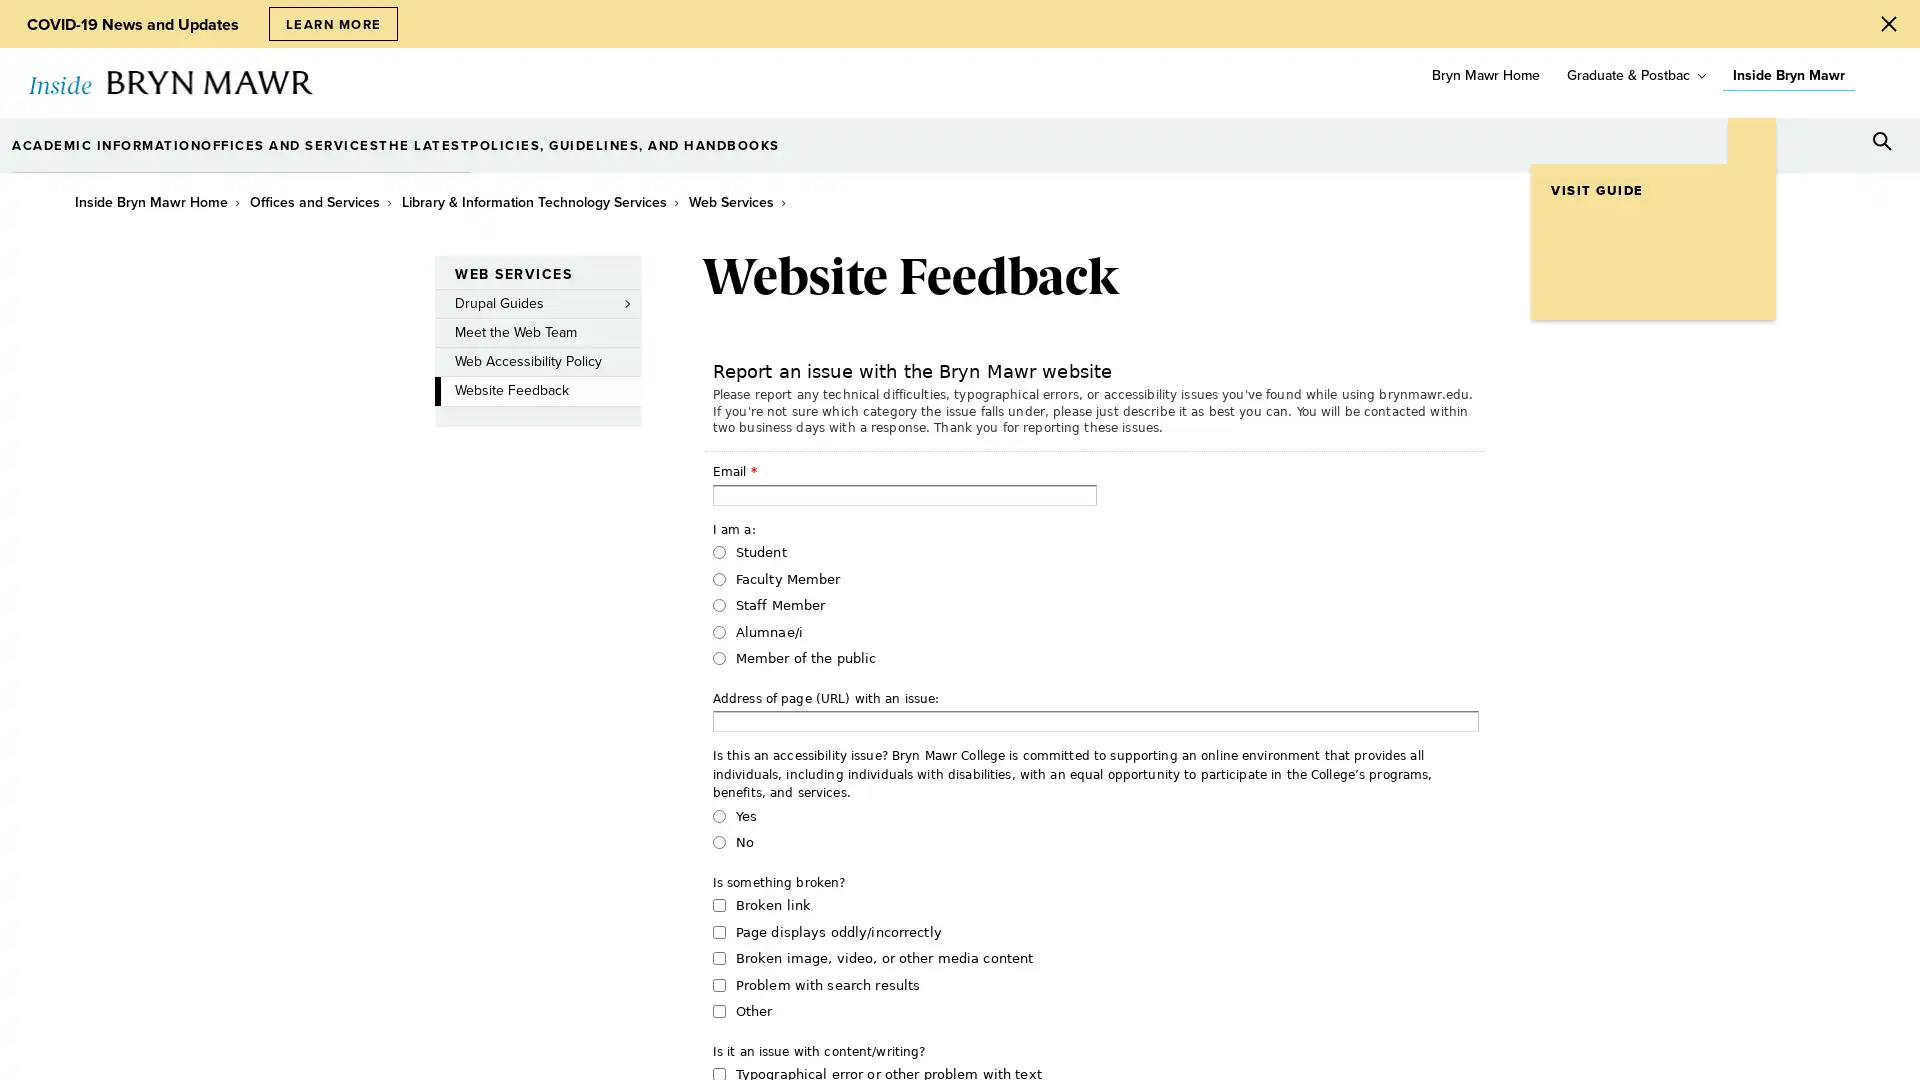 The height and width of the screenshot is (1080, 1920). I want to click on Search, so click(1880, 140).